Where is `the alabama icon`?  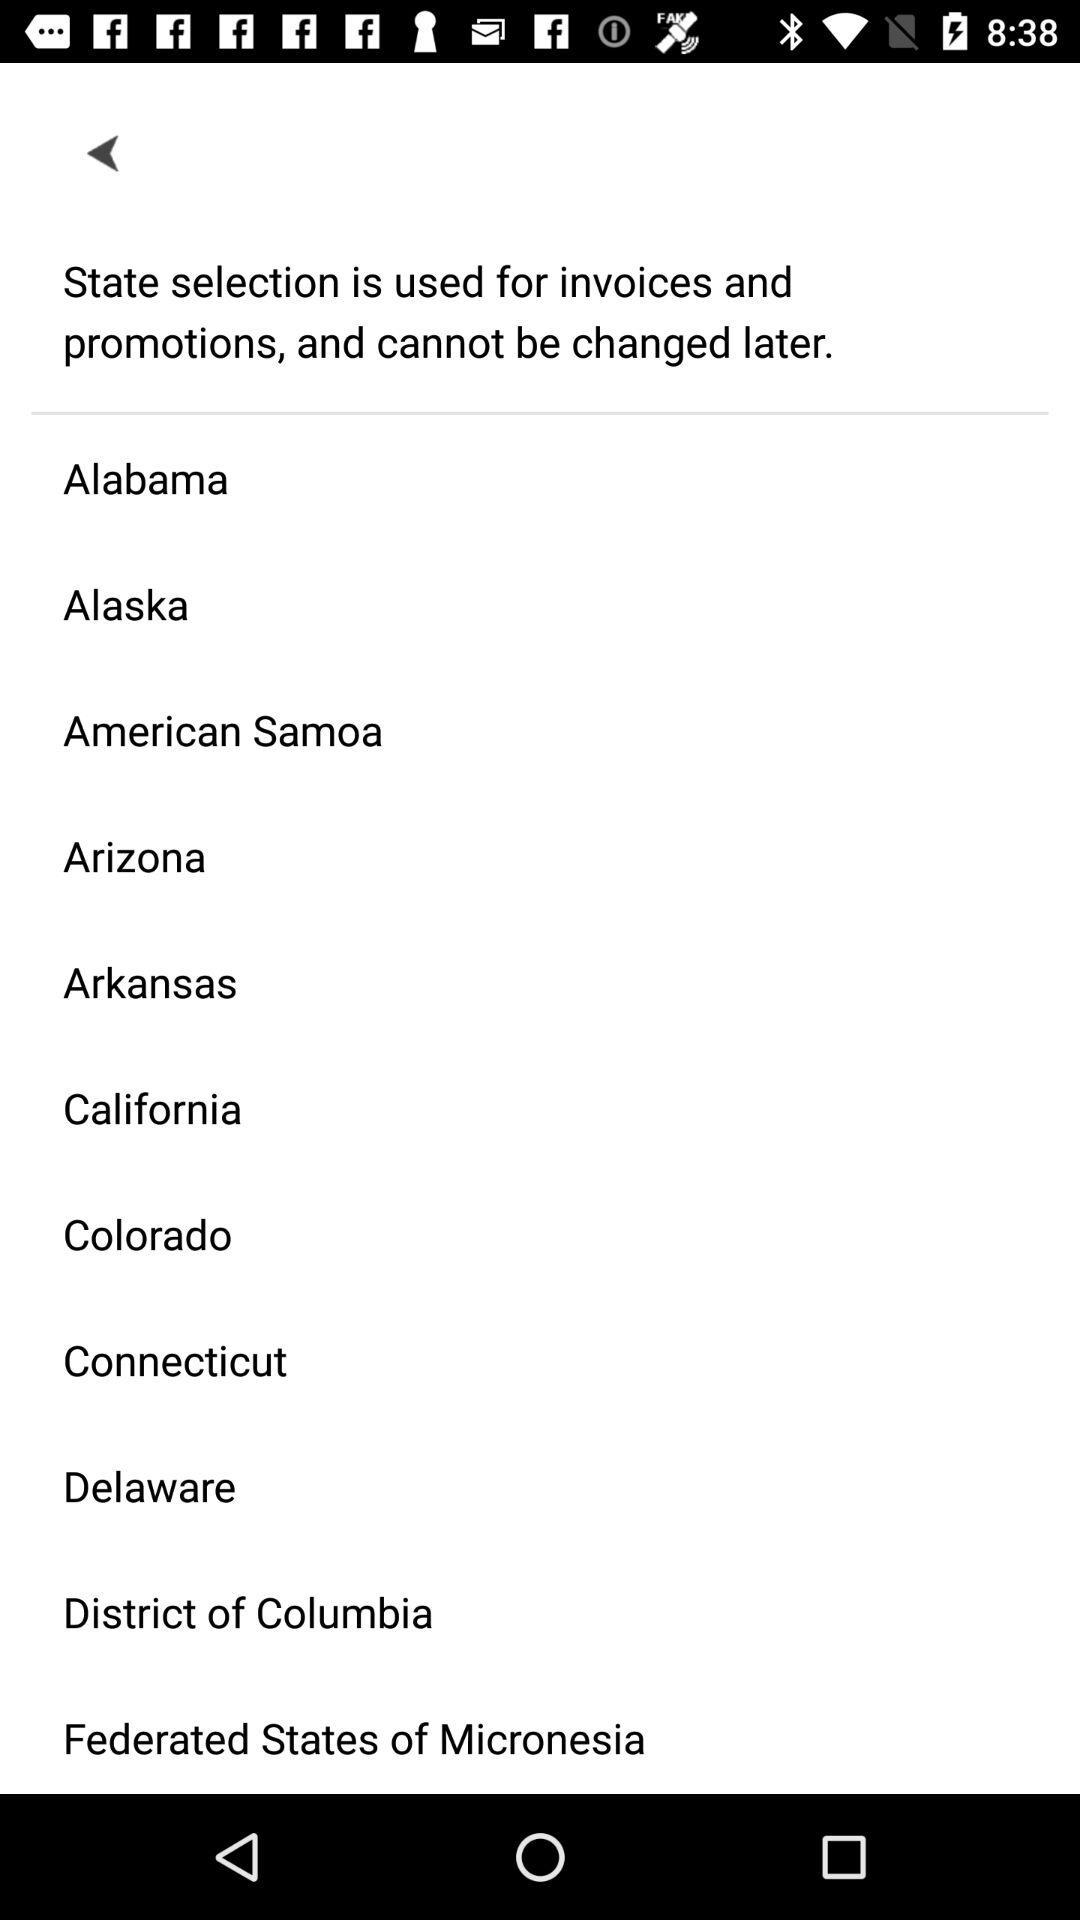 the alabama icon is located at coordinates (523, 476).